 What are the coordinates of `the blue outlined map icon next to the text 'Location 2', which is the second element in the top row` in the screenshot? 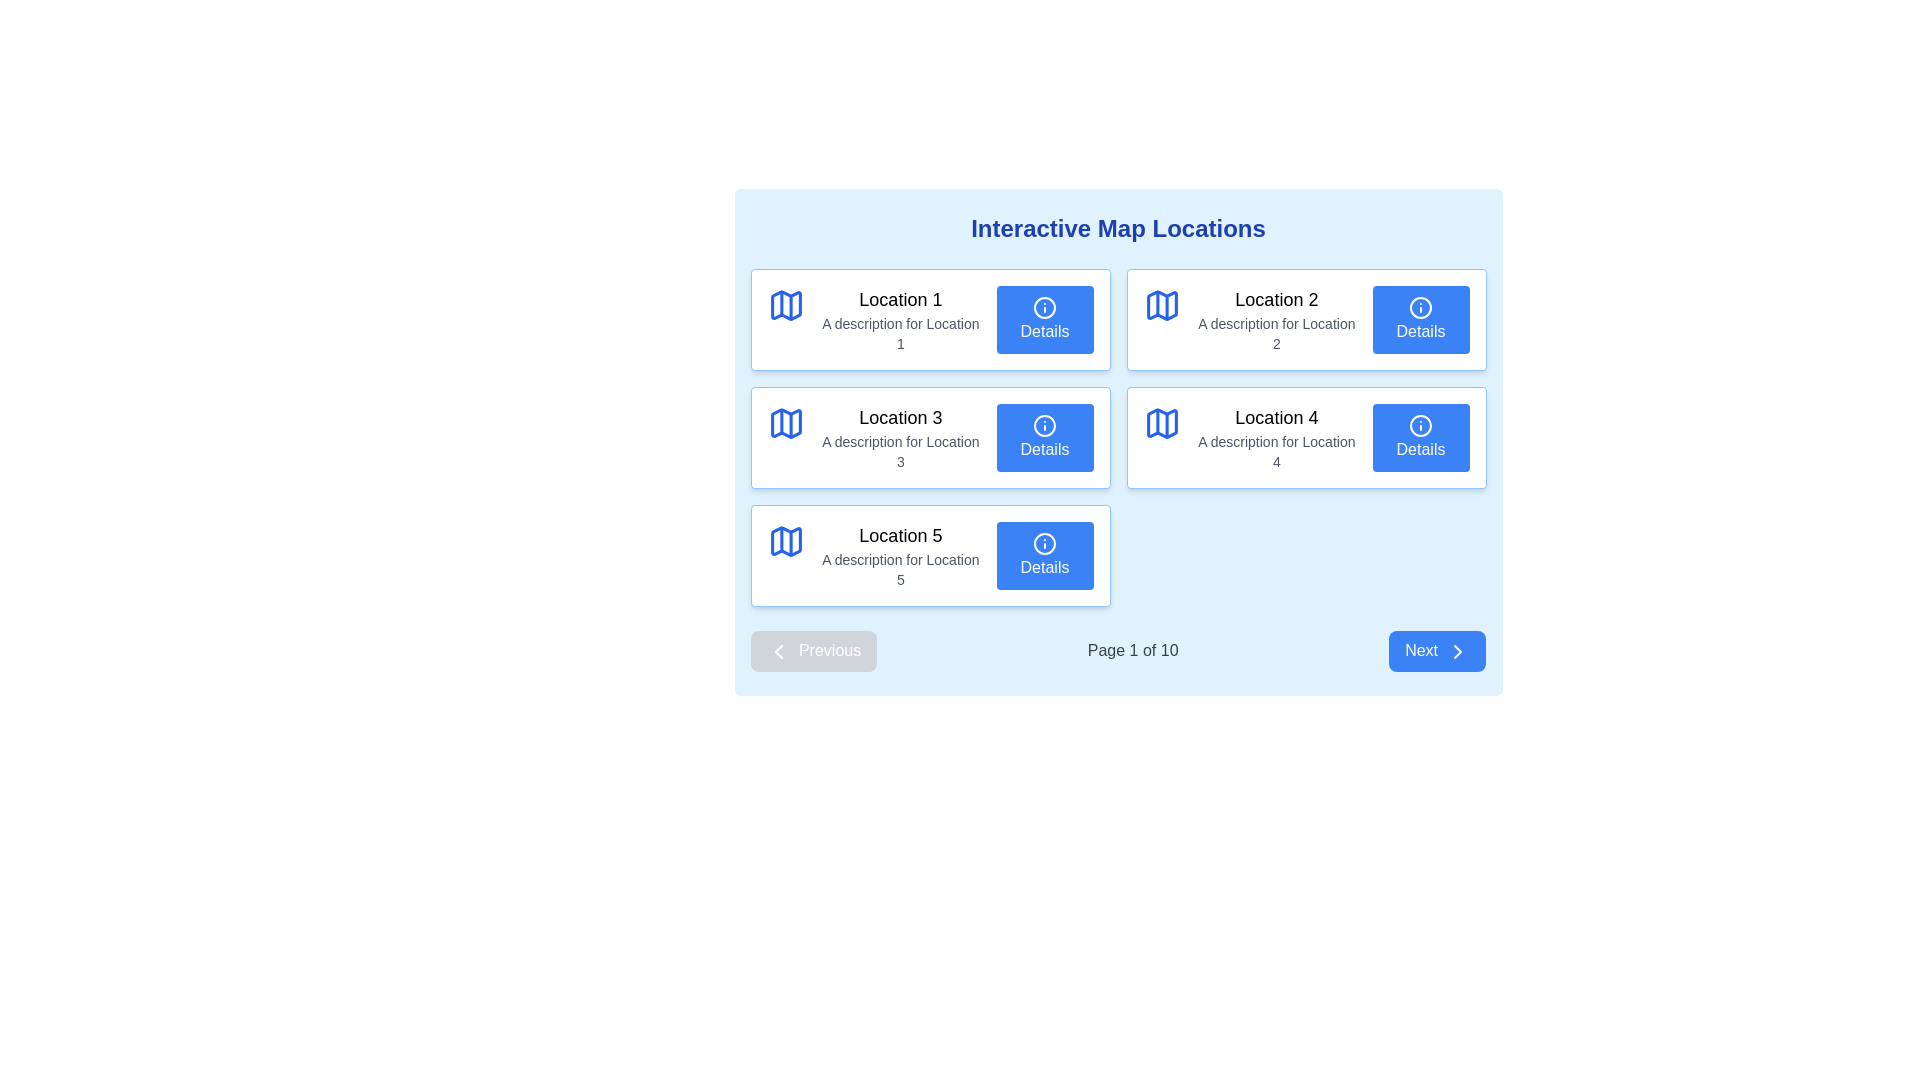 It's located at (1162, 305).